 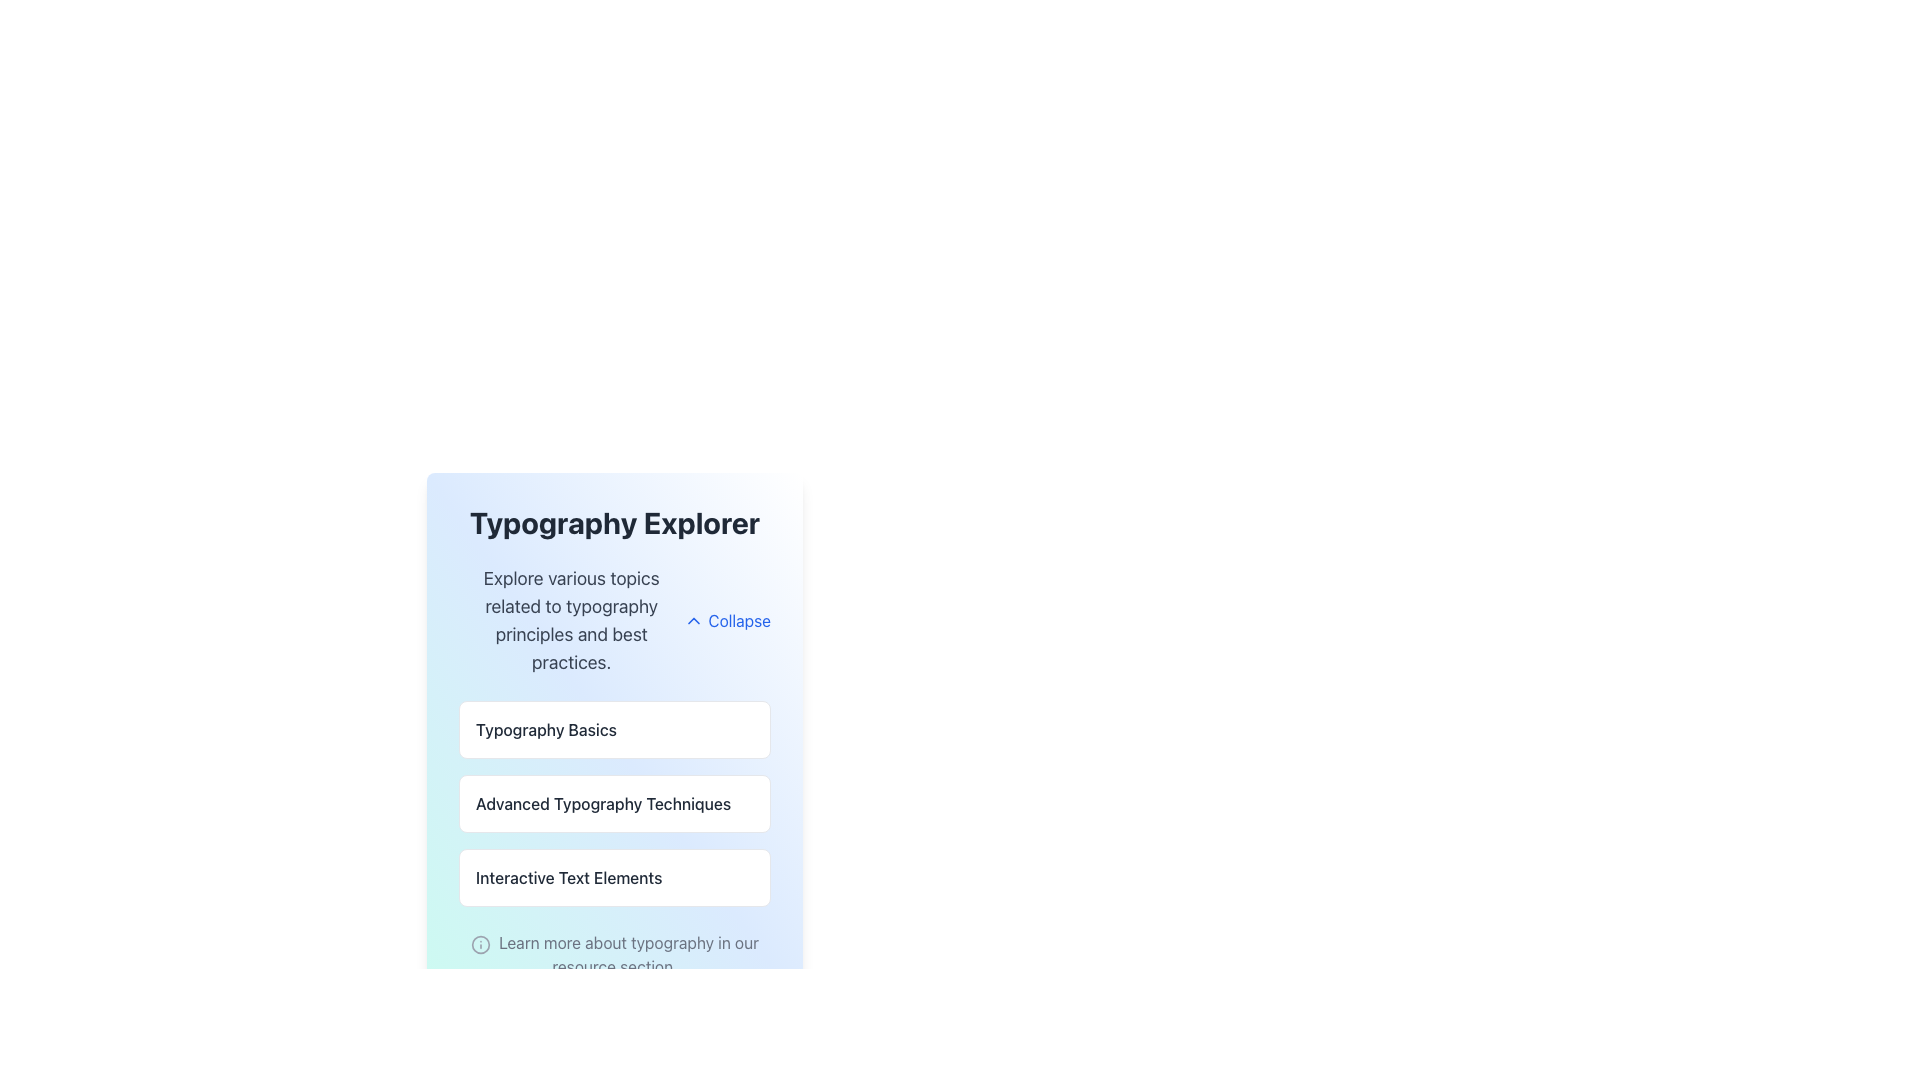 I want to click on the third card titled 'Interactive Text Elements' located in the 'Typography Explorer' section, so click(x=613, y=877).